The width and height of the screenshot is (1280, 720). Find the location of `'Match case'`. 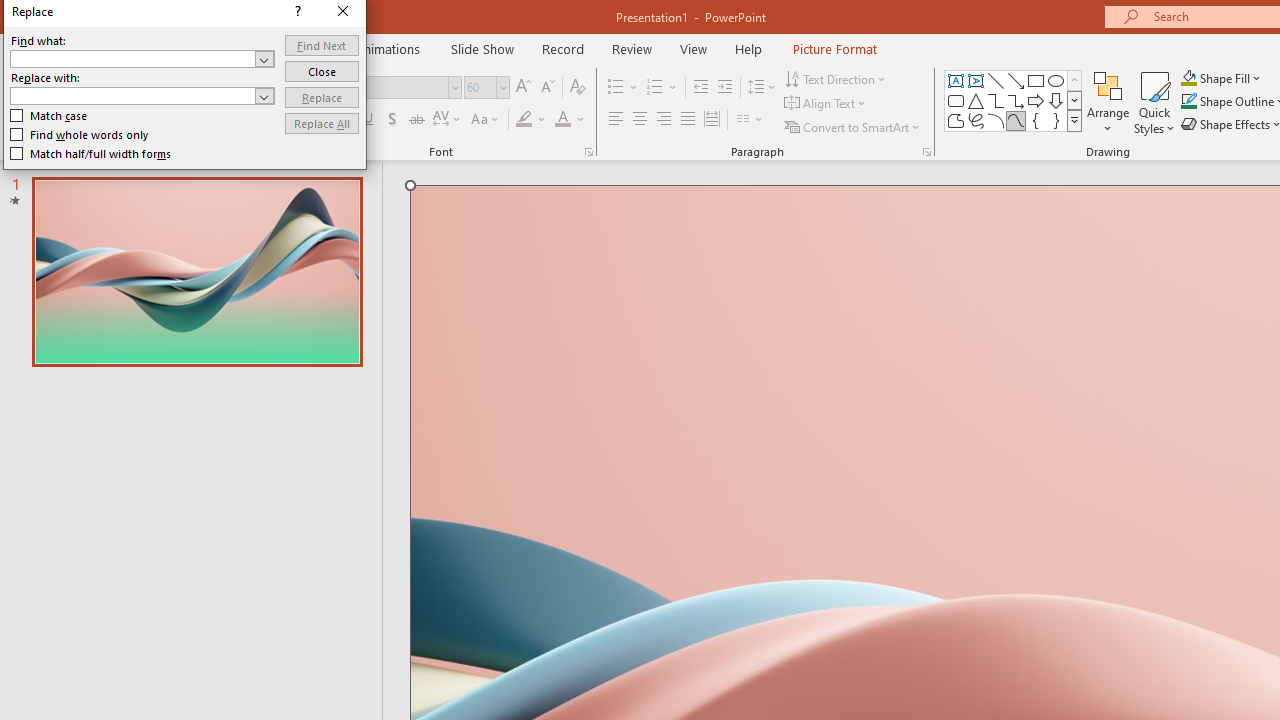

'Match case' is located at coordinates (49, 115).